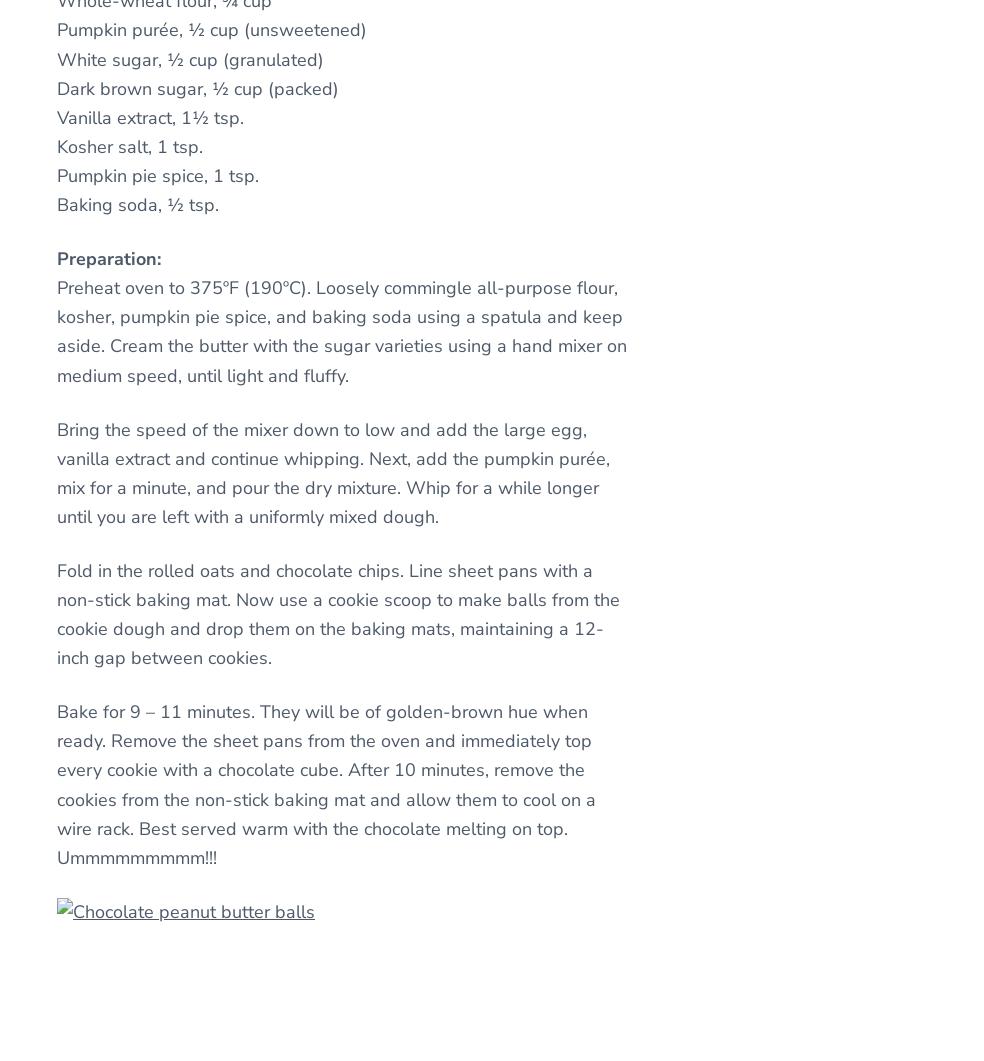 This screenshot has height=1061, width=984. What do you see at coordinates (158, 176) in the screenshot?
I see `'Pumpkin pie spice, 1 tsp.'` at bounding box center [158, 176].